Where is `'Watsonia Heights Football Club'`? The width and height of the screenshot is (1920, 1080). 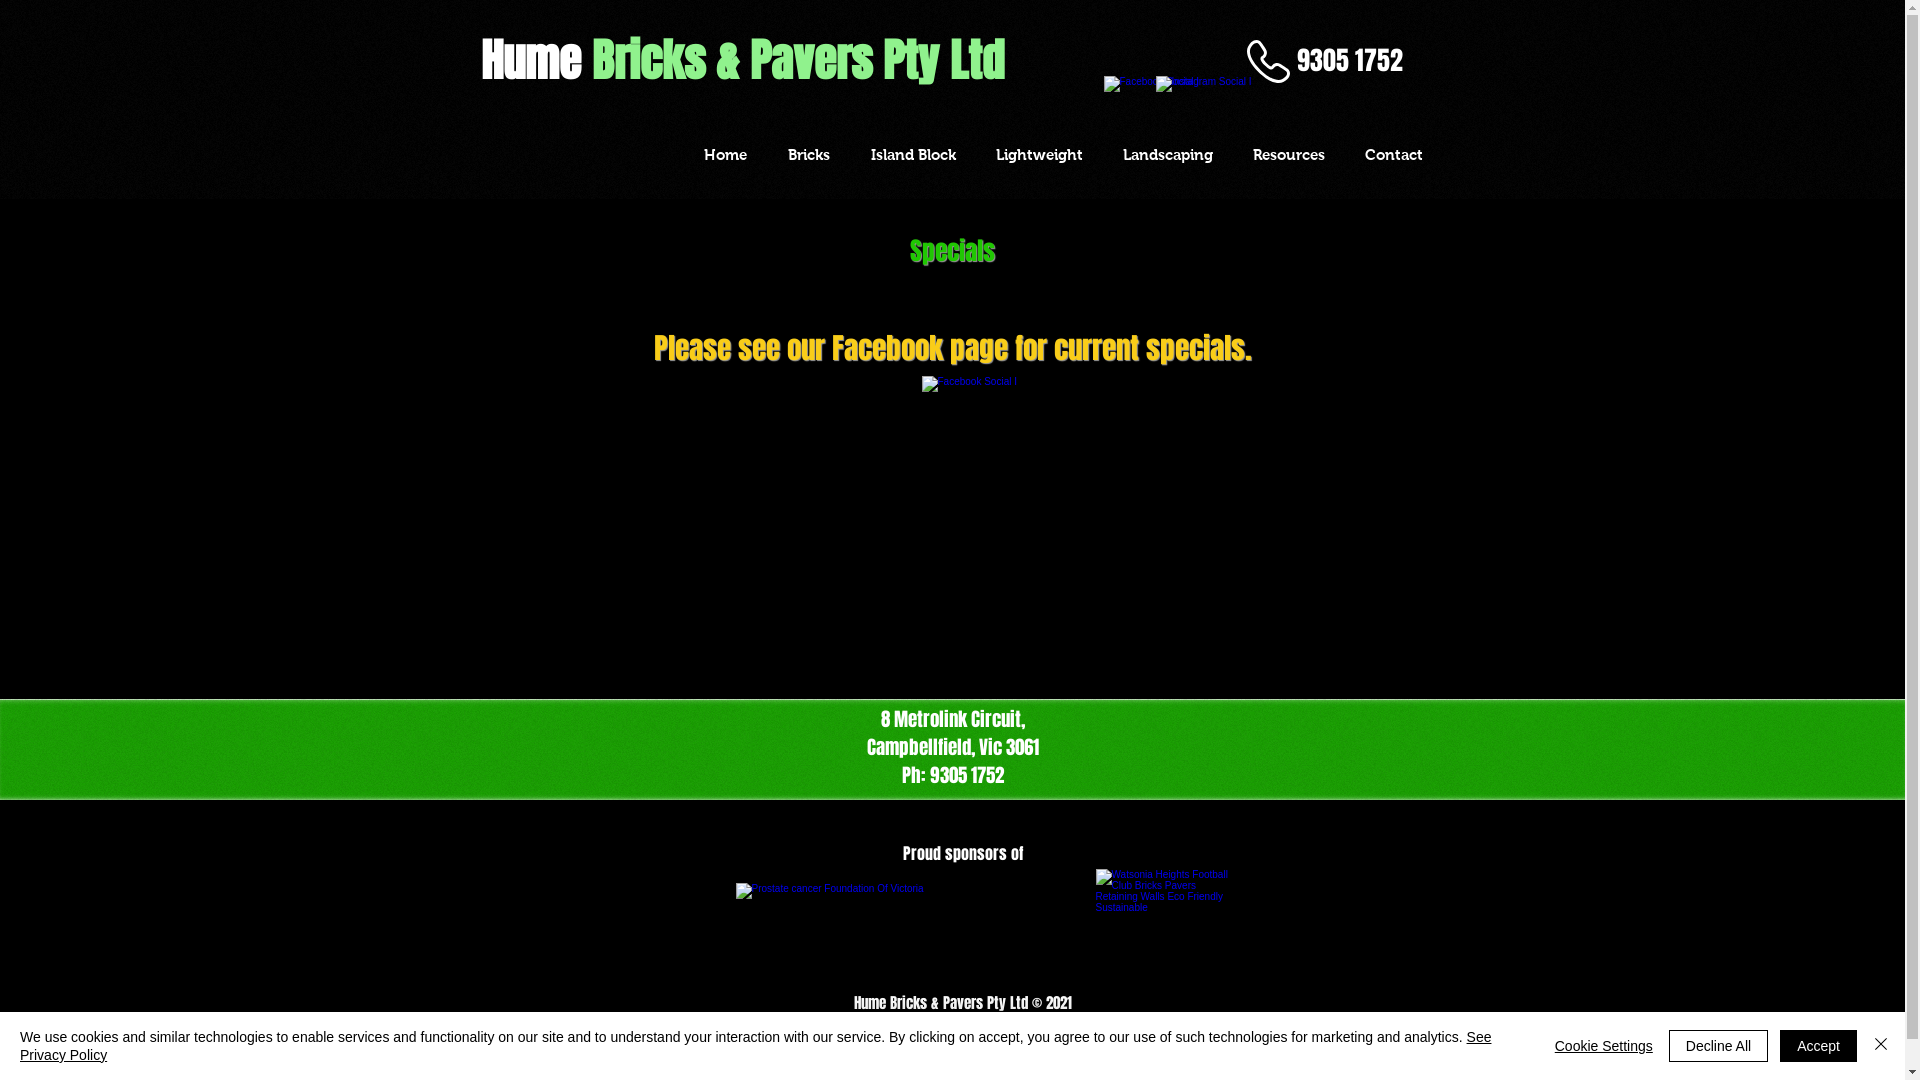 'Watsonia Heights Football Club' is located at coordinates (1163, 929).